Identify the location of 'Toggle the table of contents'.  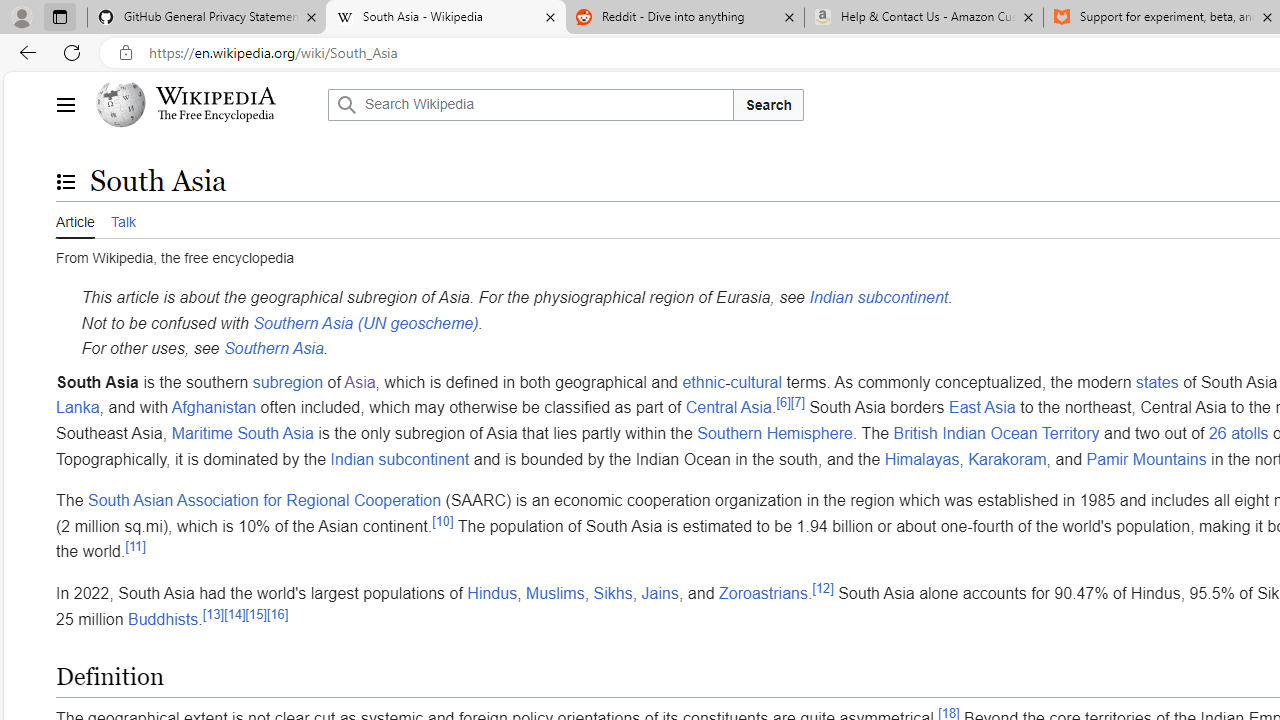
(65, 181).